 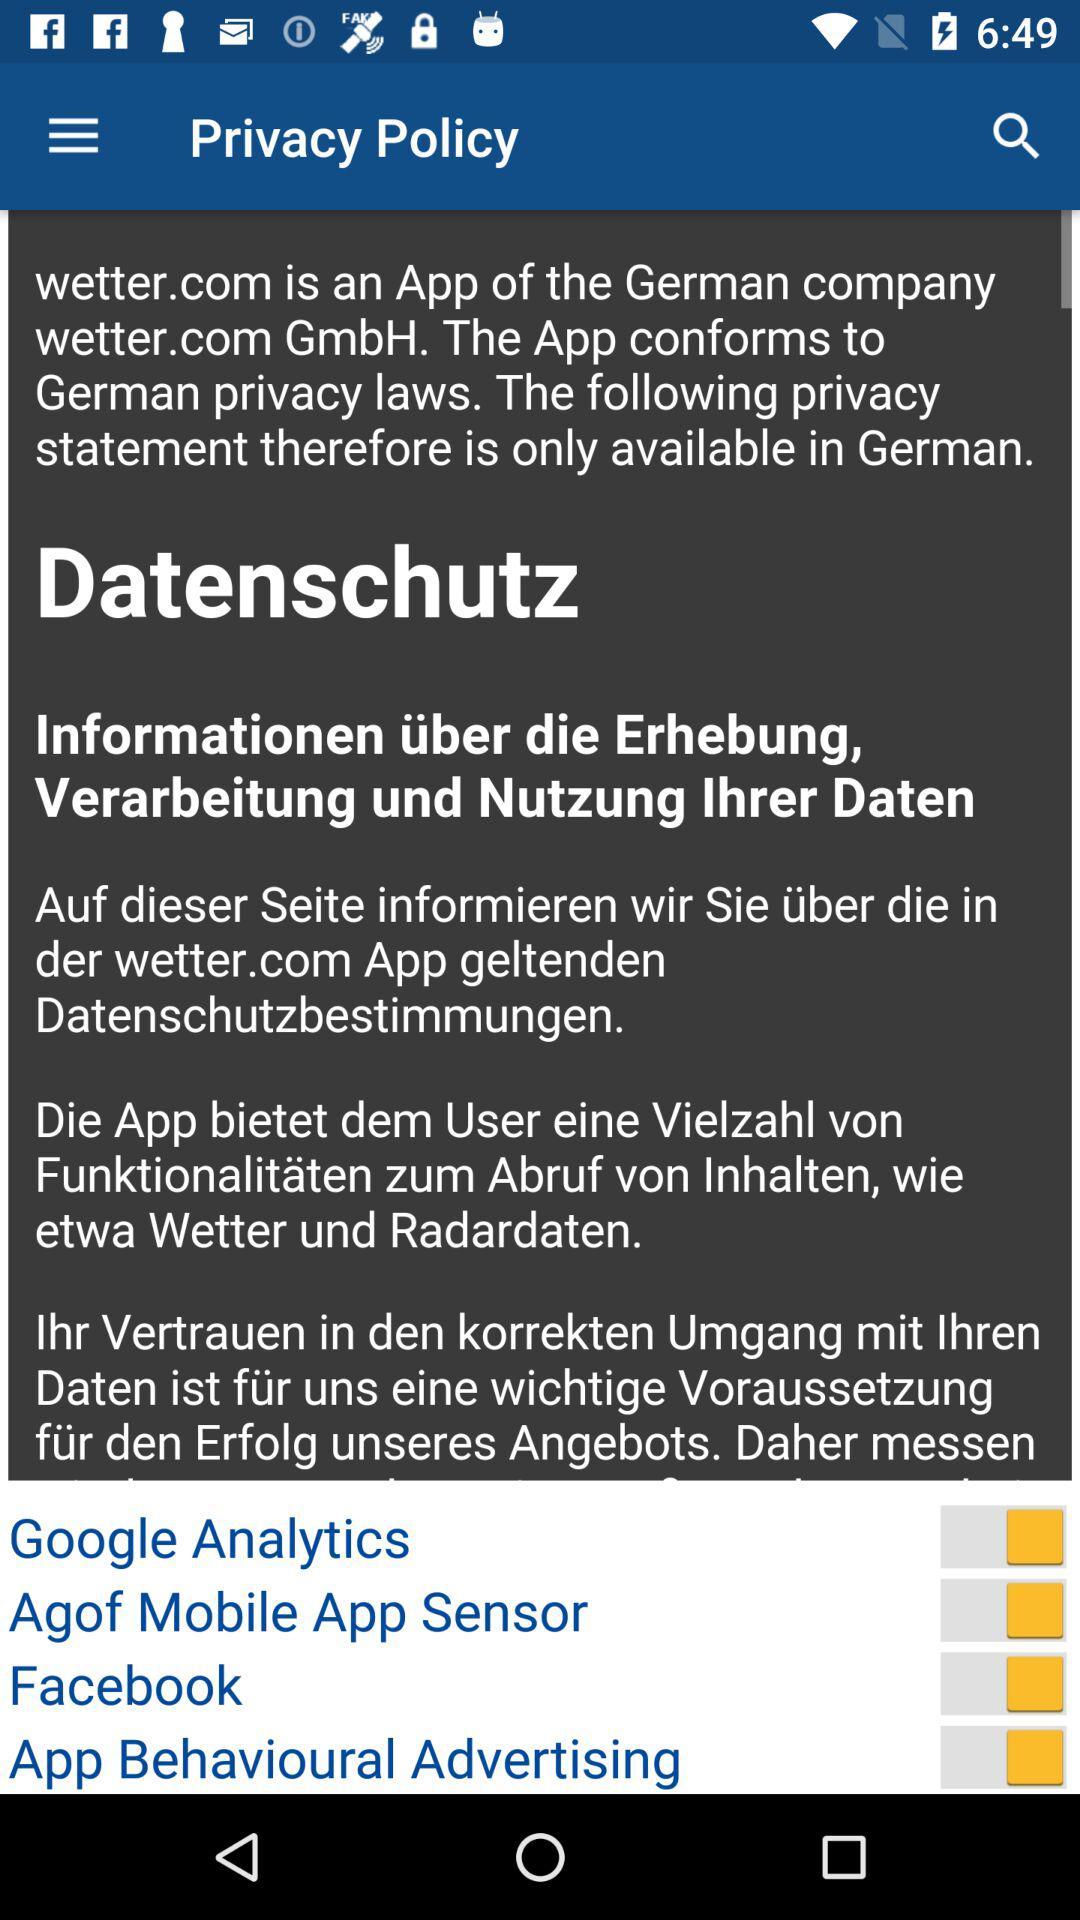 I want to click on app behavioural advertising, so click(x=1003, y=1756).